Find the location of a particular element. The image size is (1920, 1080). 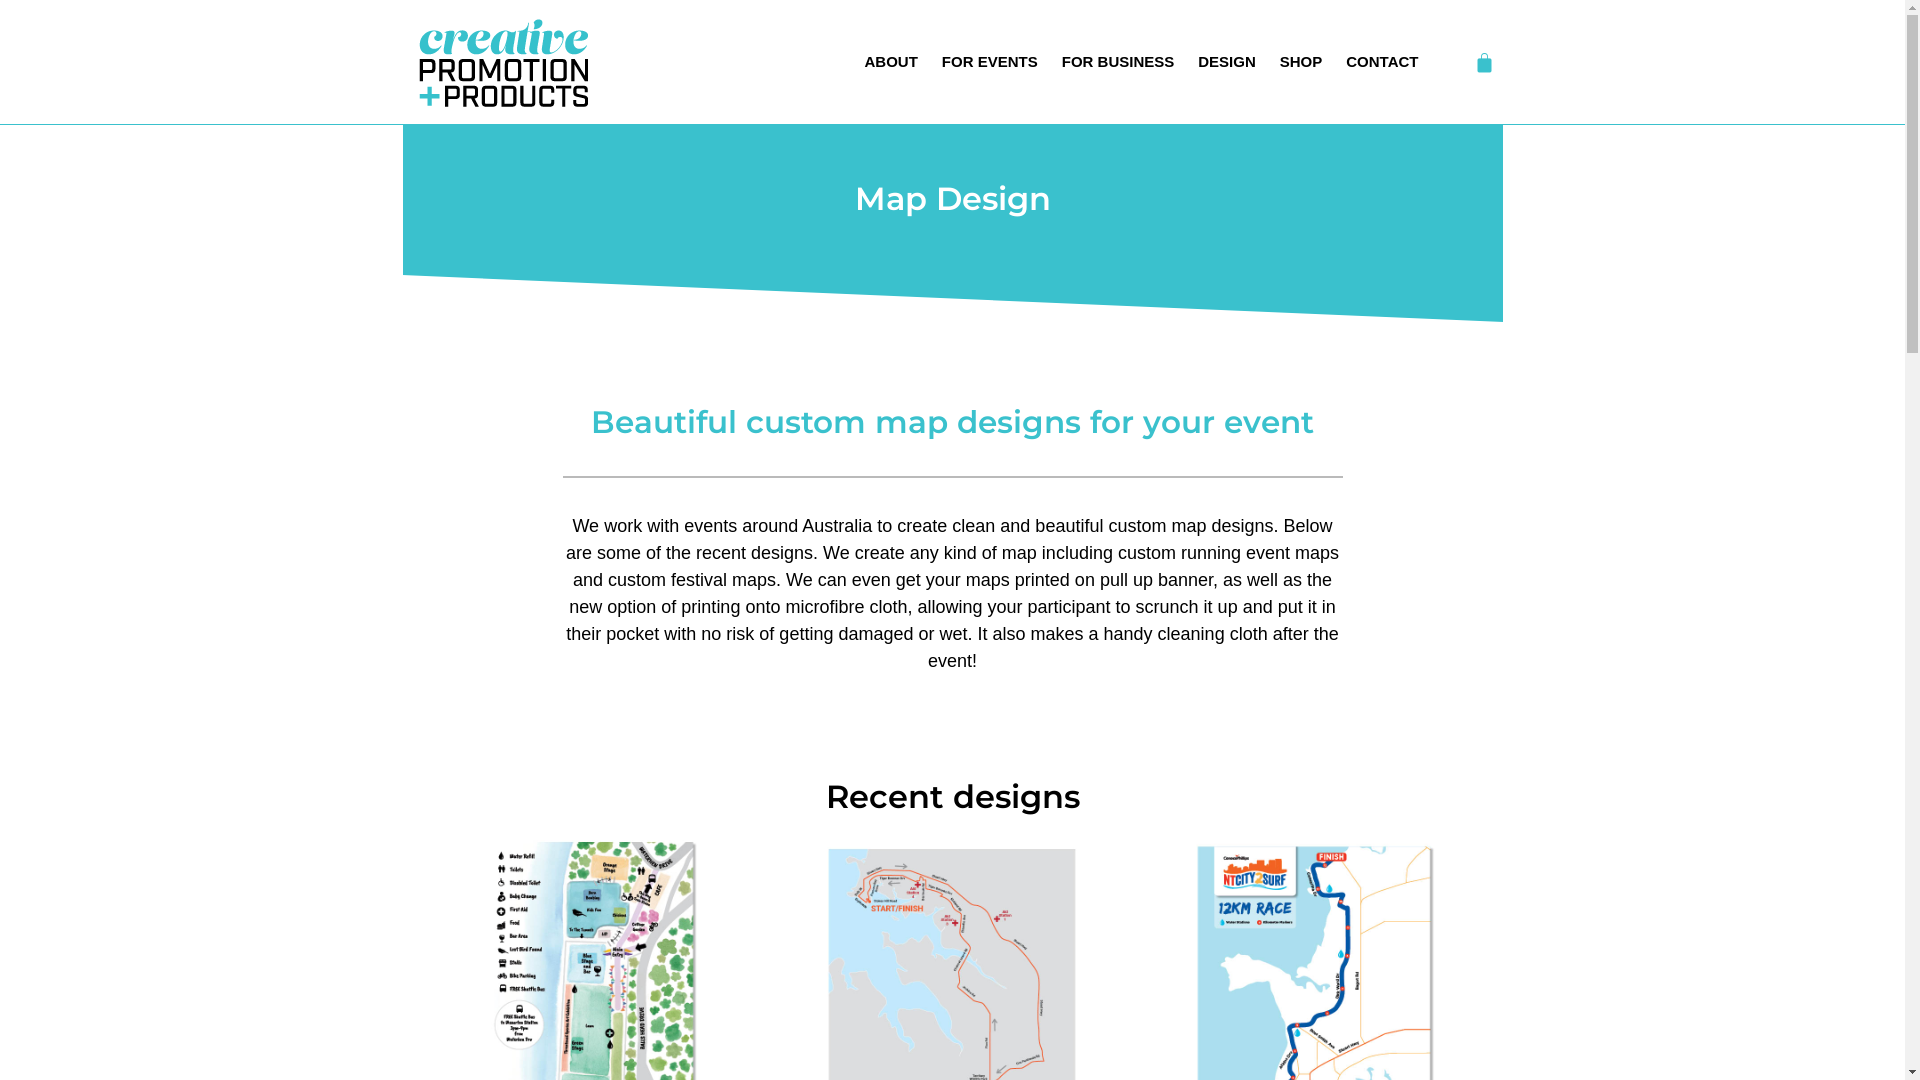

'CONTACT' is located at coordinates (1381, 60).